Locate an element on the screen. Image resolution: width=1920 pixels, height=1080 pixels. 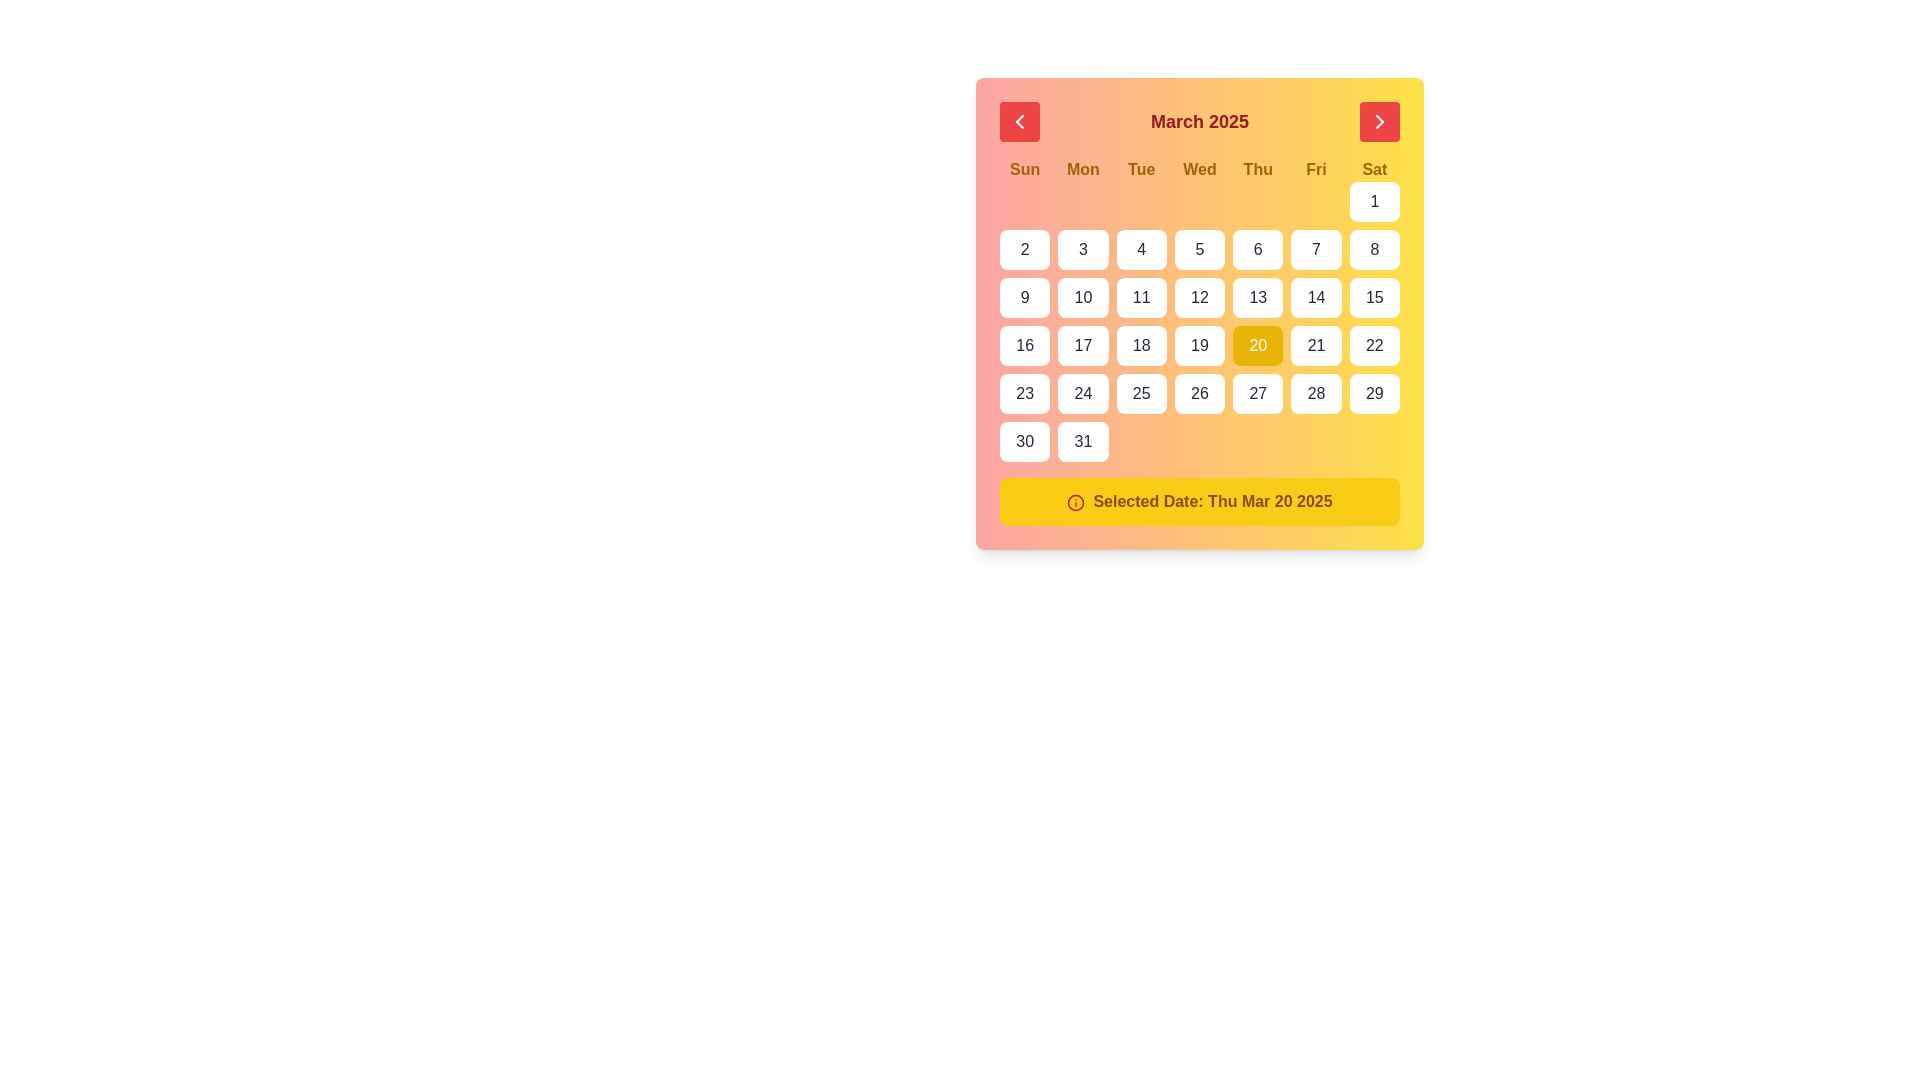
the button representing the selectable date '5' in the calendar interface is located at coordinates (1200, 249).